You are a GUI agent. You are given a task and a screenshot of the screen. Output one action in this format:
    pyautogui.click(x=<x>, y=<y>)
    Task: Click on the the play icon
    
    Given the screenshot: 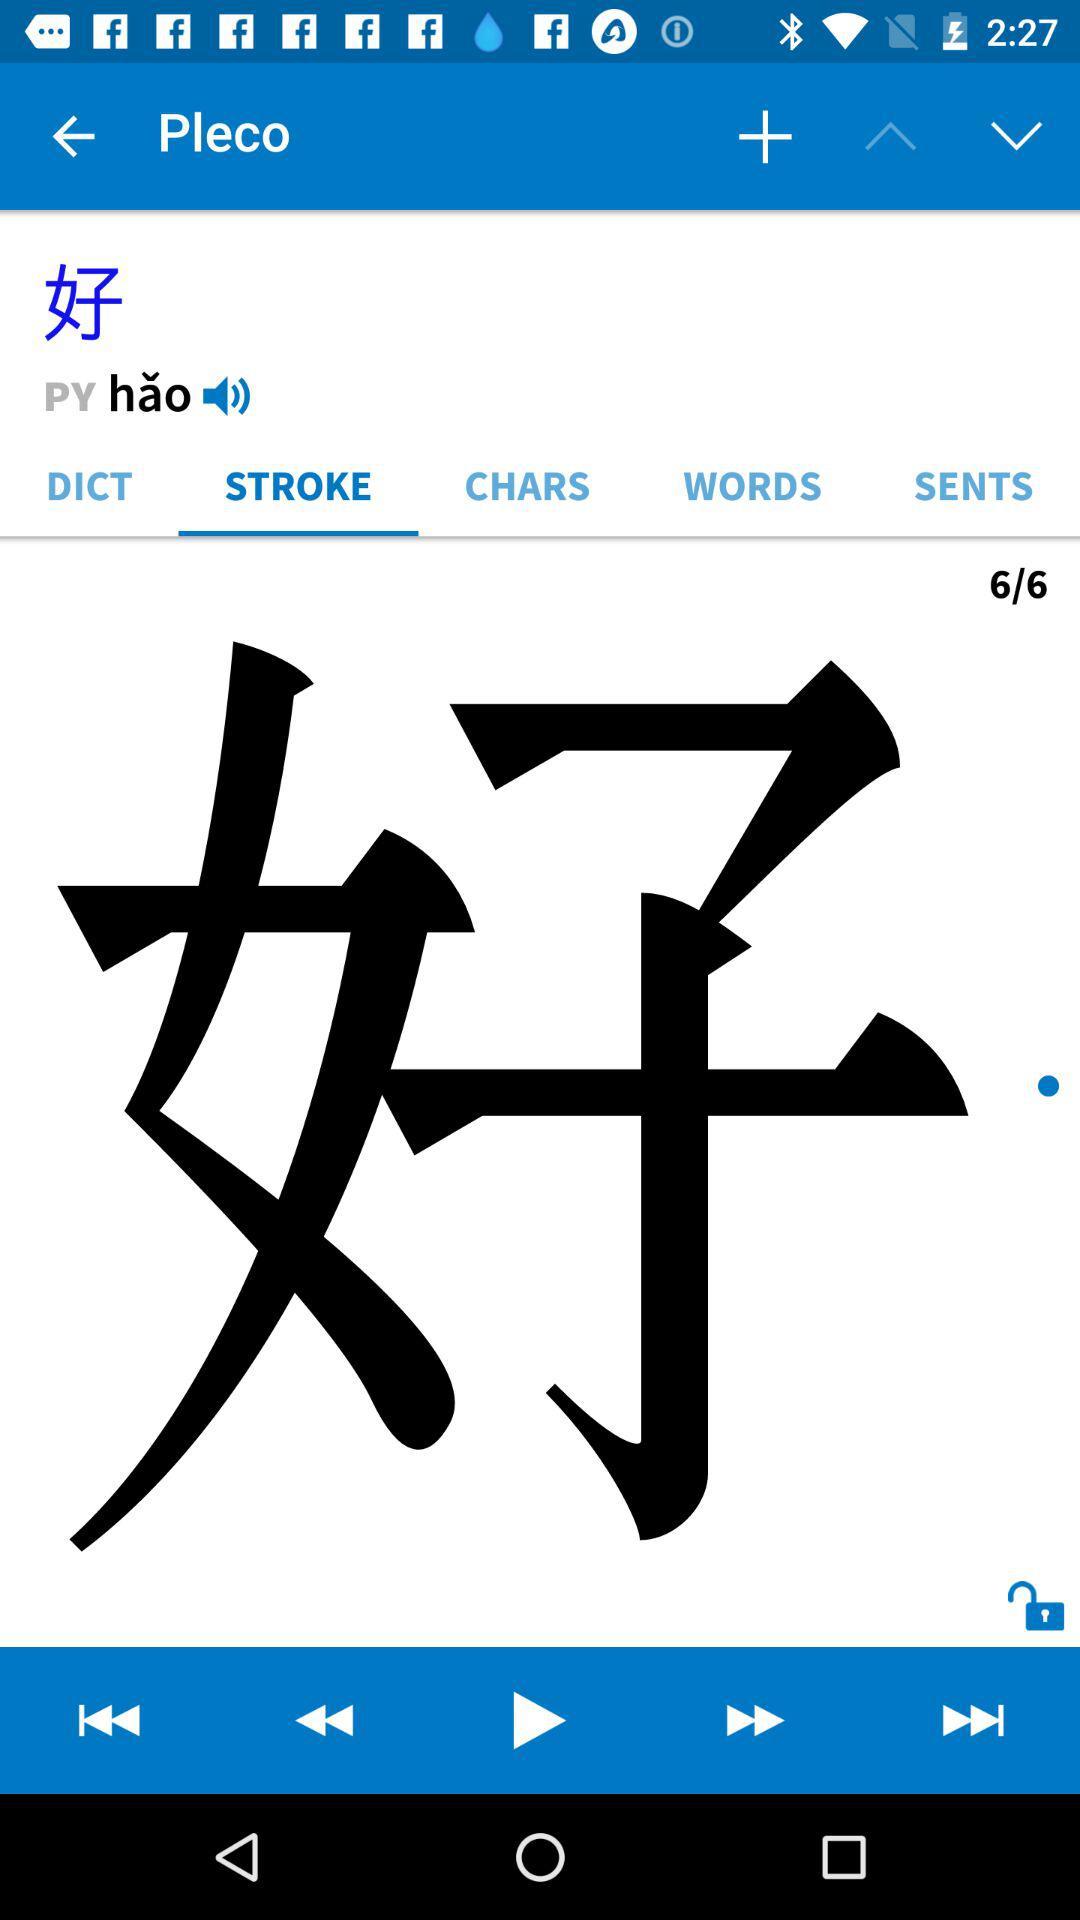 What is the action you would take?
    pyautogui.click(x=540, y=1719)
    